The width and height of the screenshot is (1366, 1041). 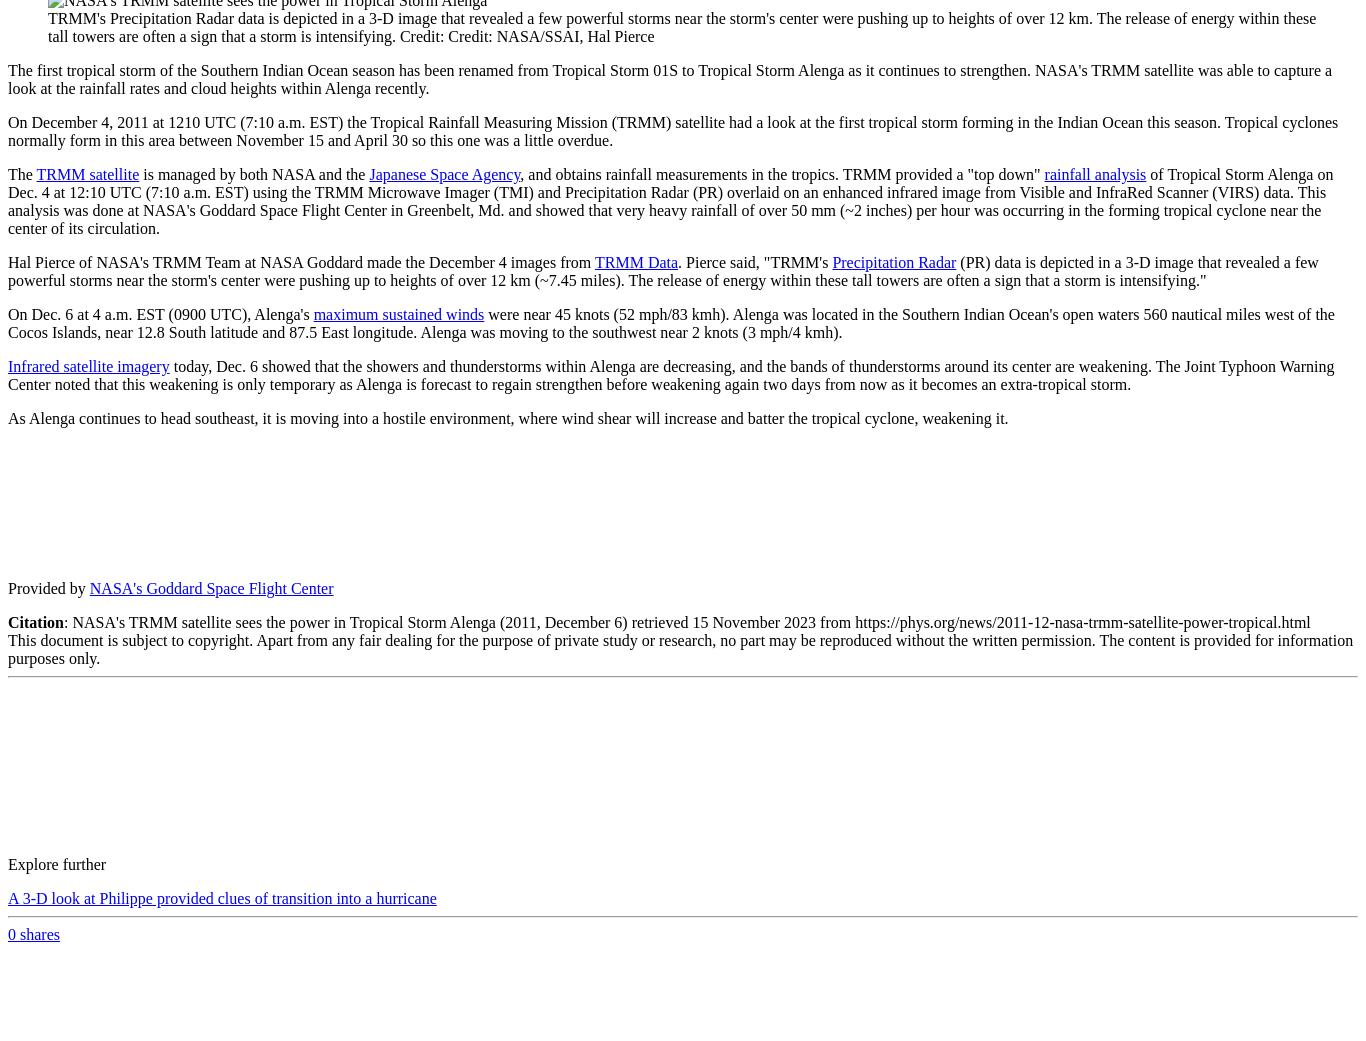 What do you see at coordinates (893, 261) in the screenshot?
I see `'Precipitation Radar'` at bounding box center [893, 261].